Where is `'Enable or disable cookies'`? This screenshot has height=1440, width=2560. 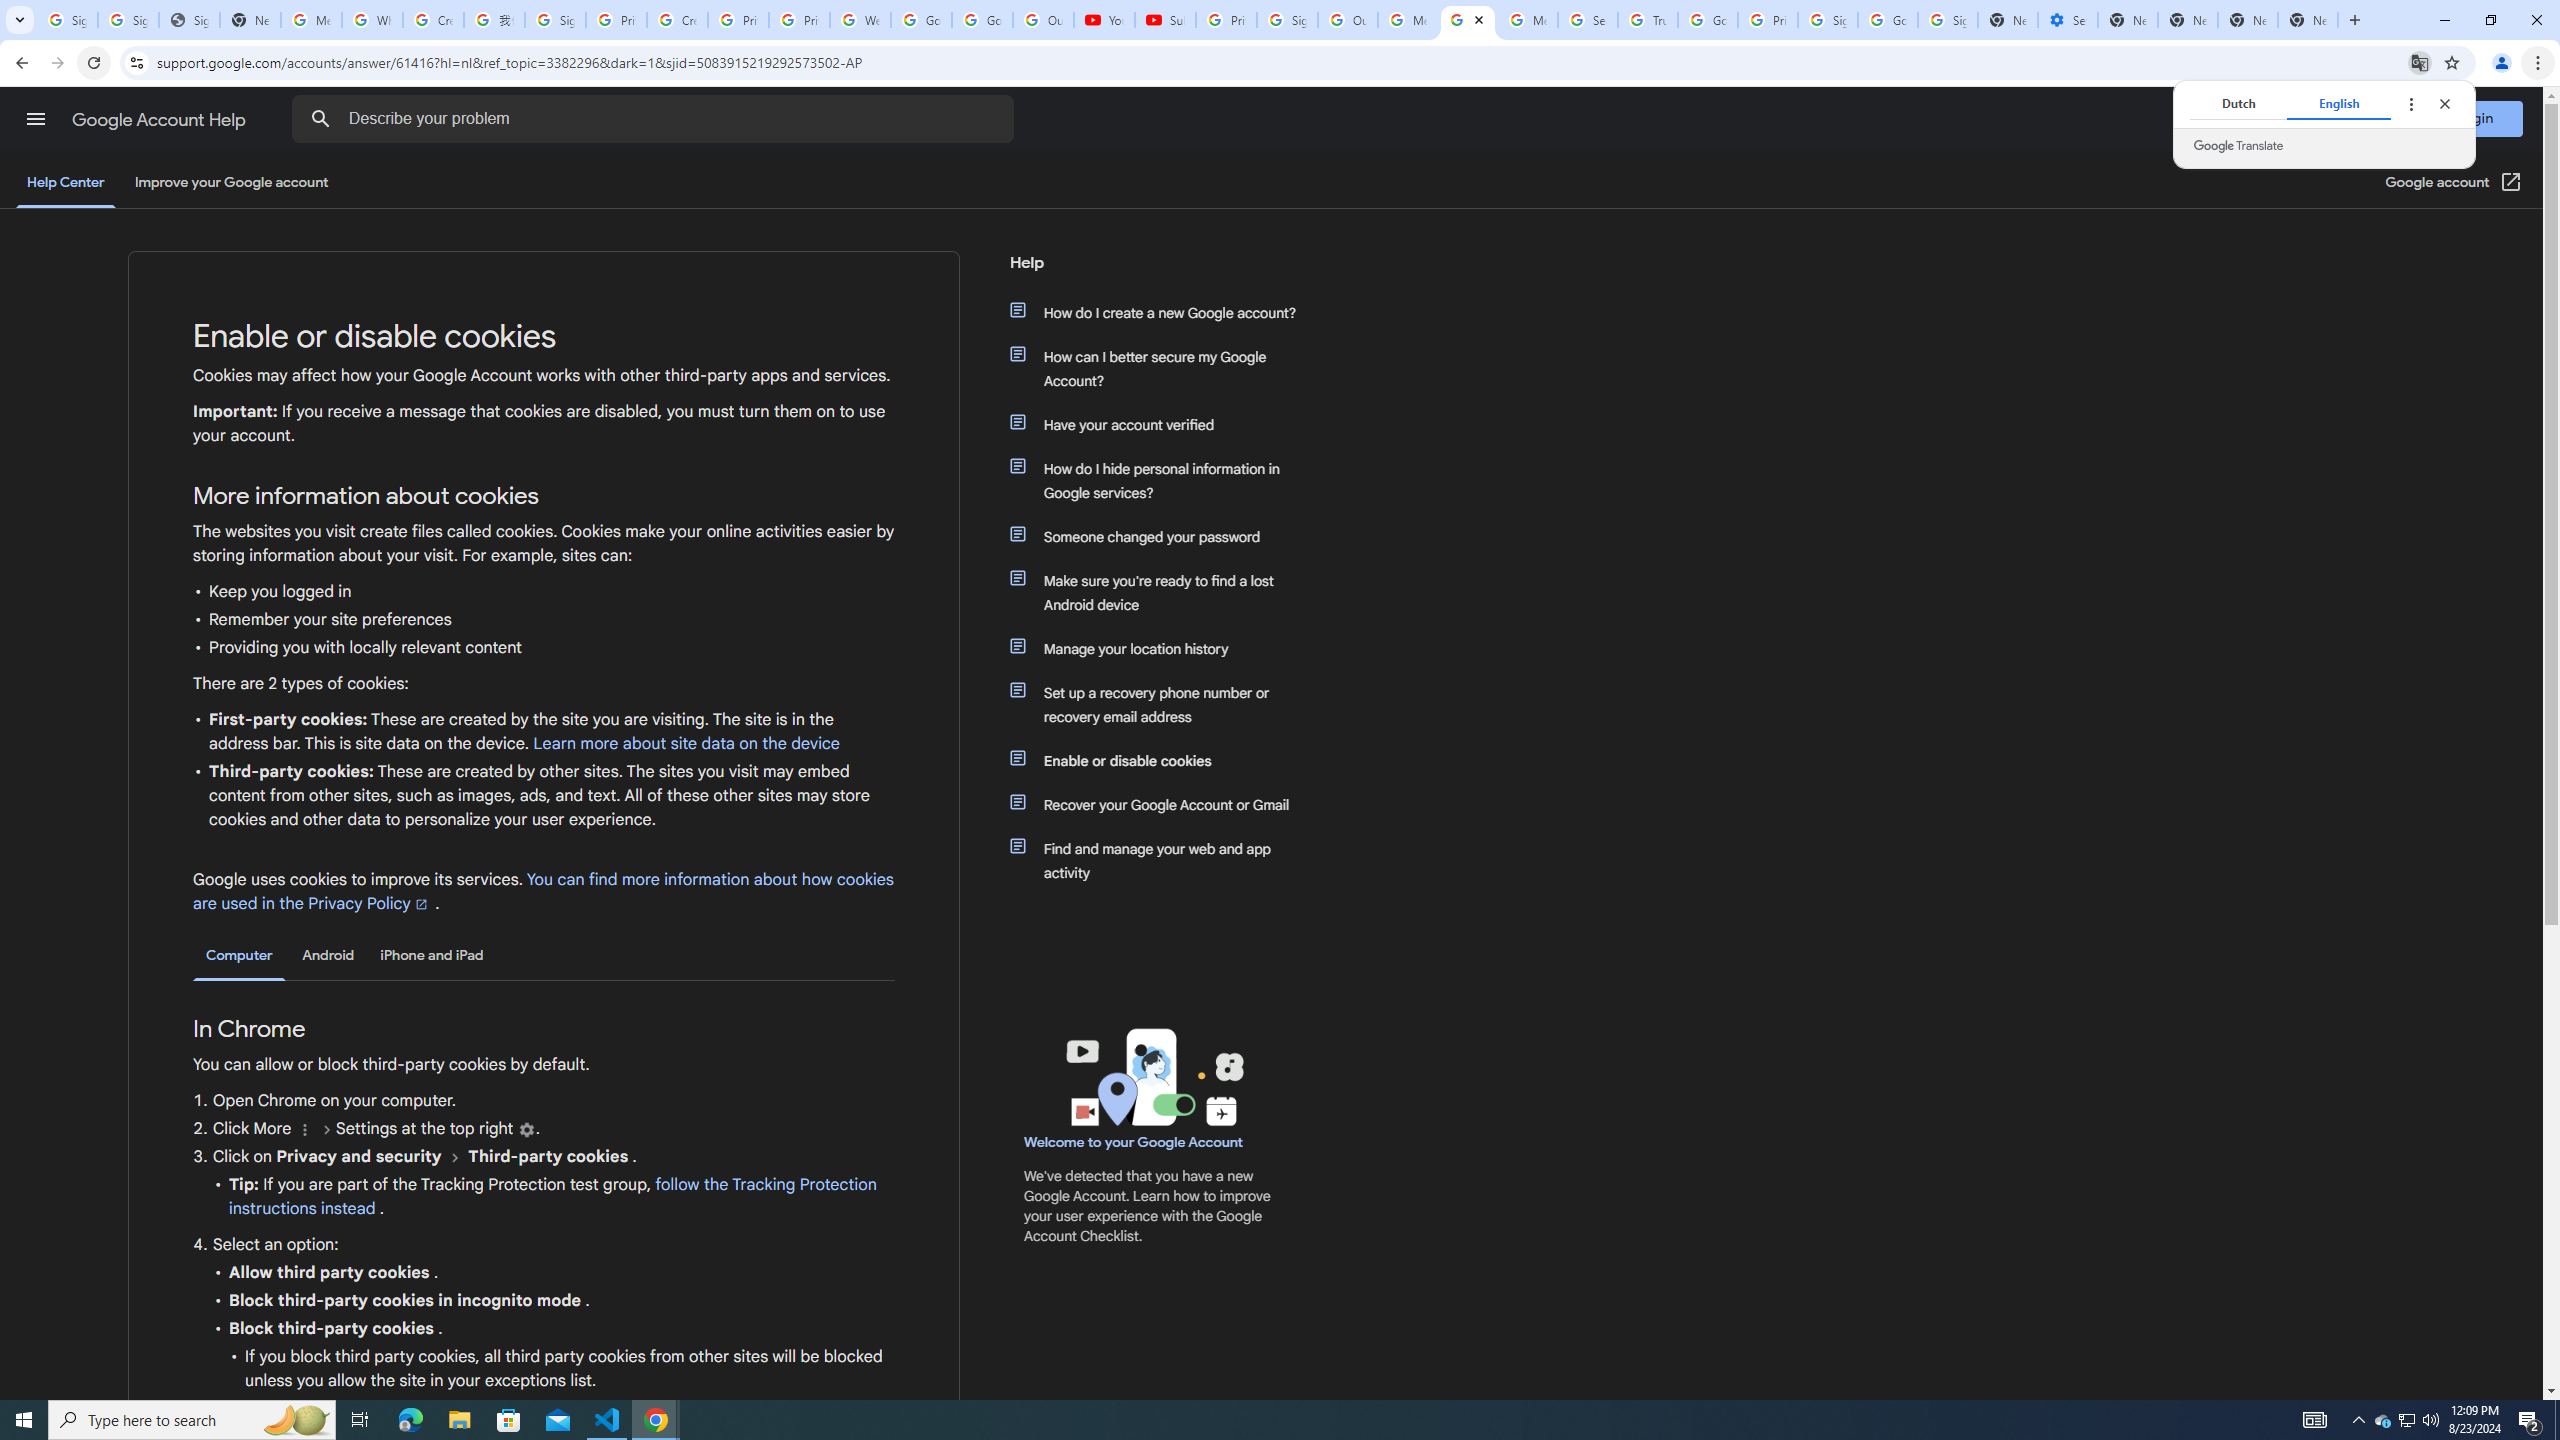 'Enable or disable cookies' is located at coordinates (1162, 761).